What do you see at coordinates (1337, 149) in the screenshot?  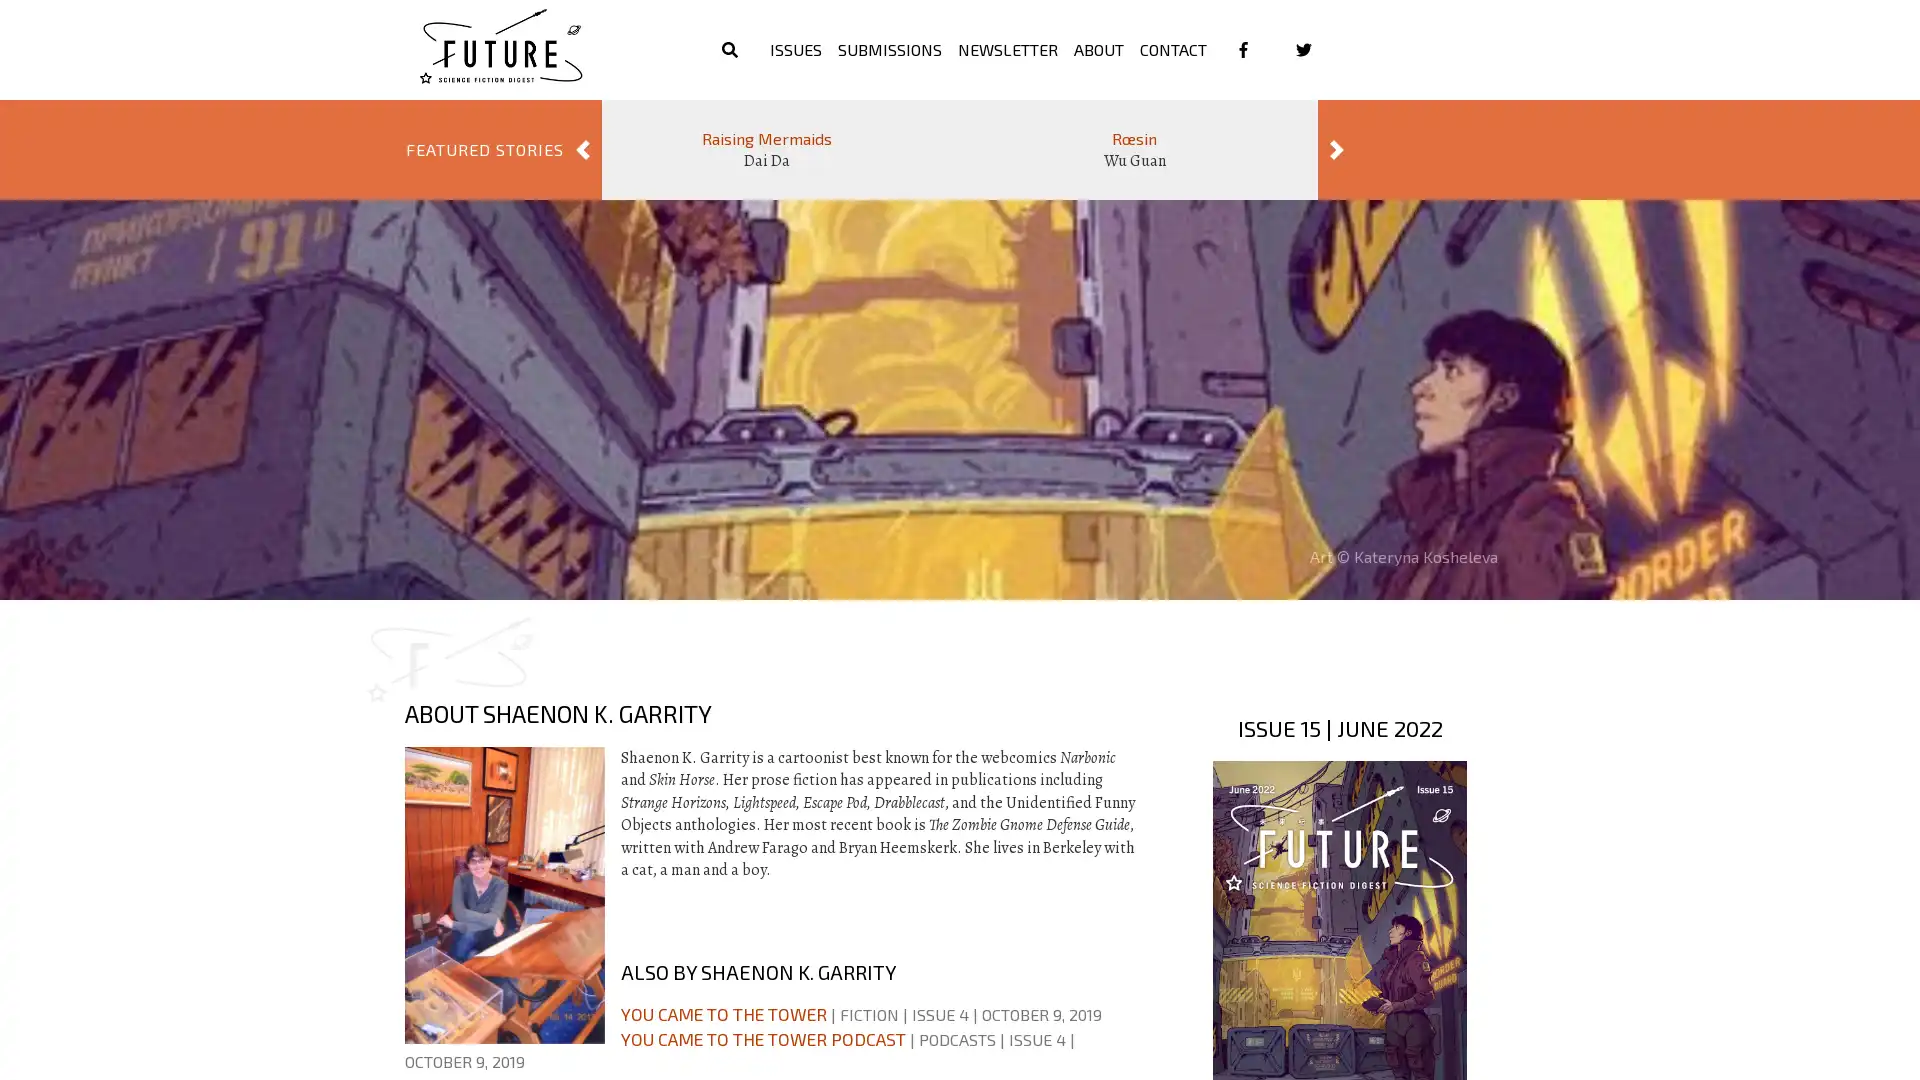 I see `Next` at bounding box center [1337, 149].